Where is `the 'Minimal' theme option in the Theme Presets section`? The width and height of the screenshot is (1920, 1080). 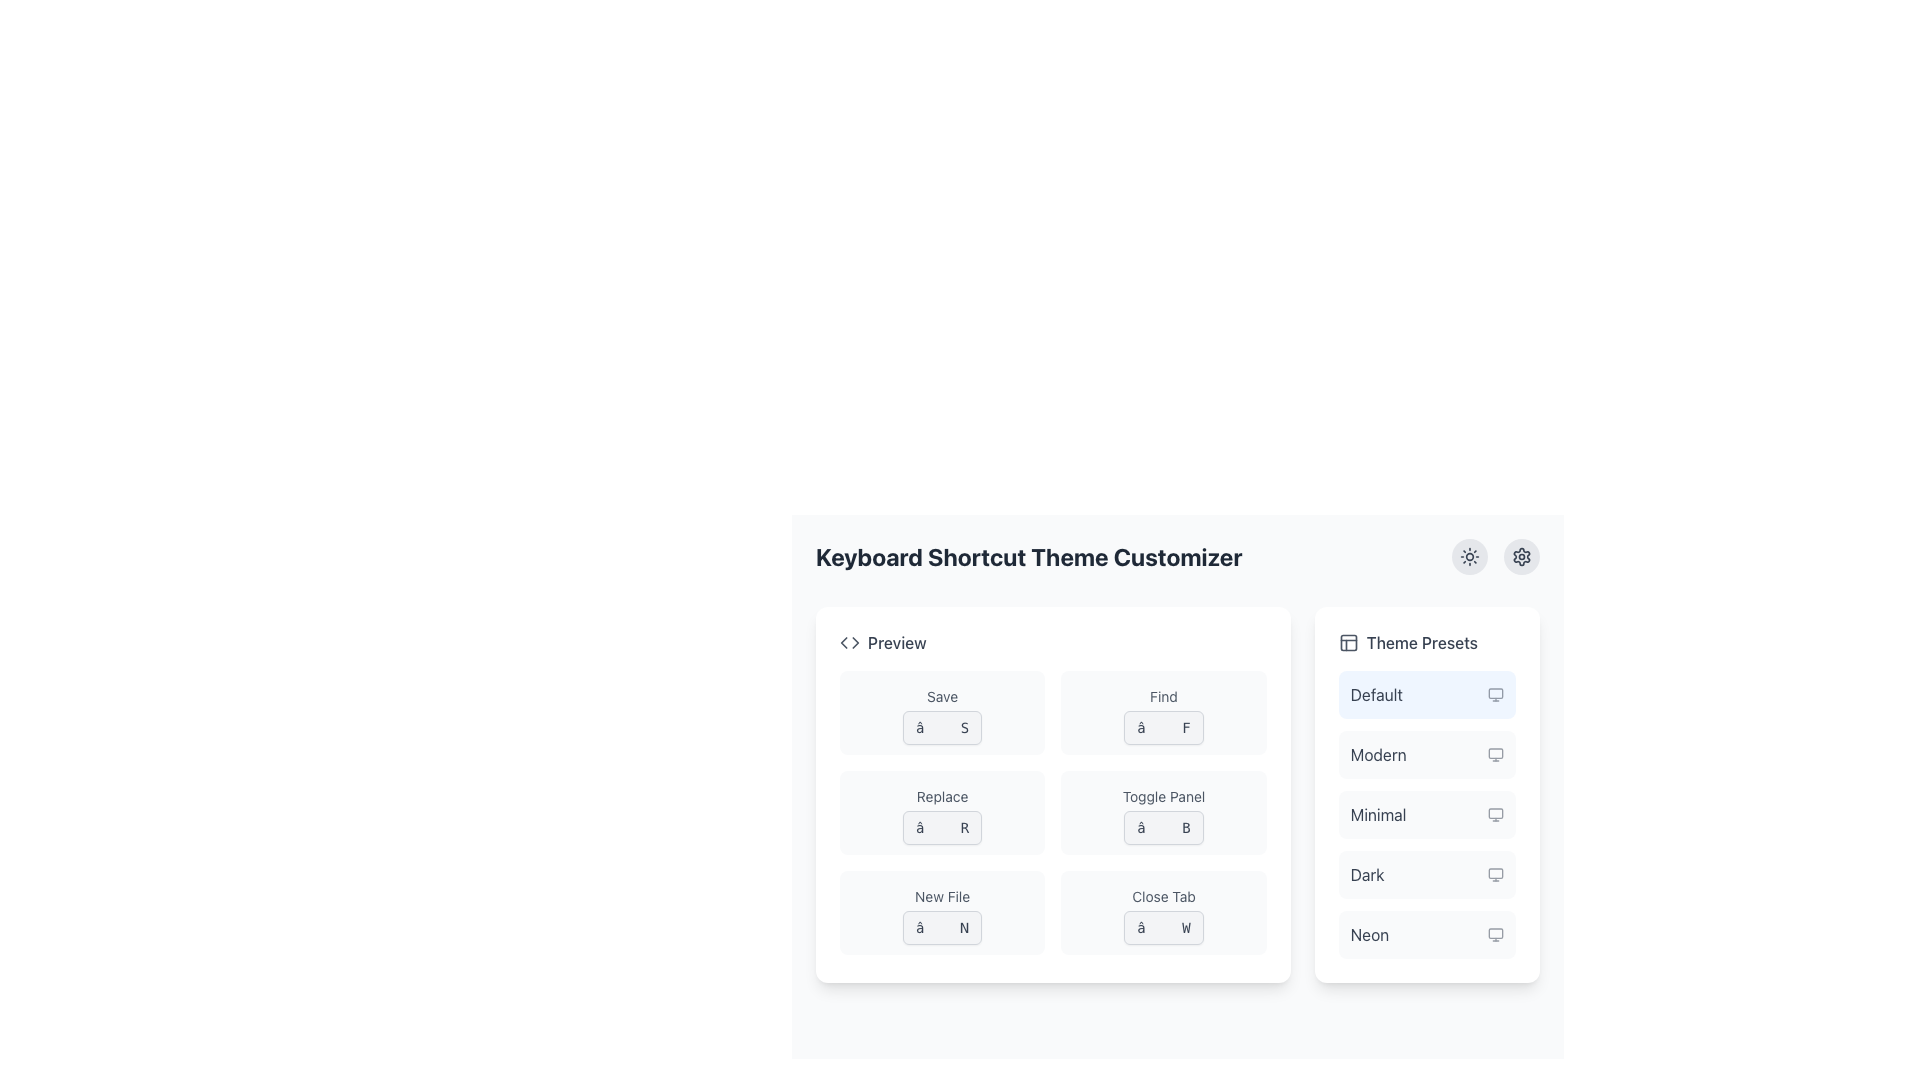 the 'Minimal' theme option in the Theme Presets section is located at coordinates (1377, 814).